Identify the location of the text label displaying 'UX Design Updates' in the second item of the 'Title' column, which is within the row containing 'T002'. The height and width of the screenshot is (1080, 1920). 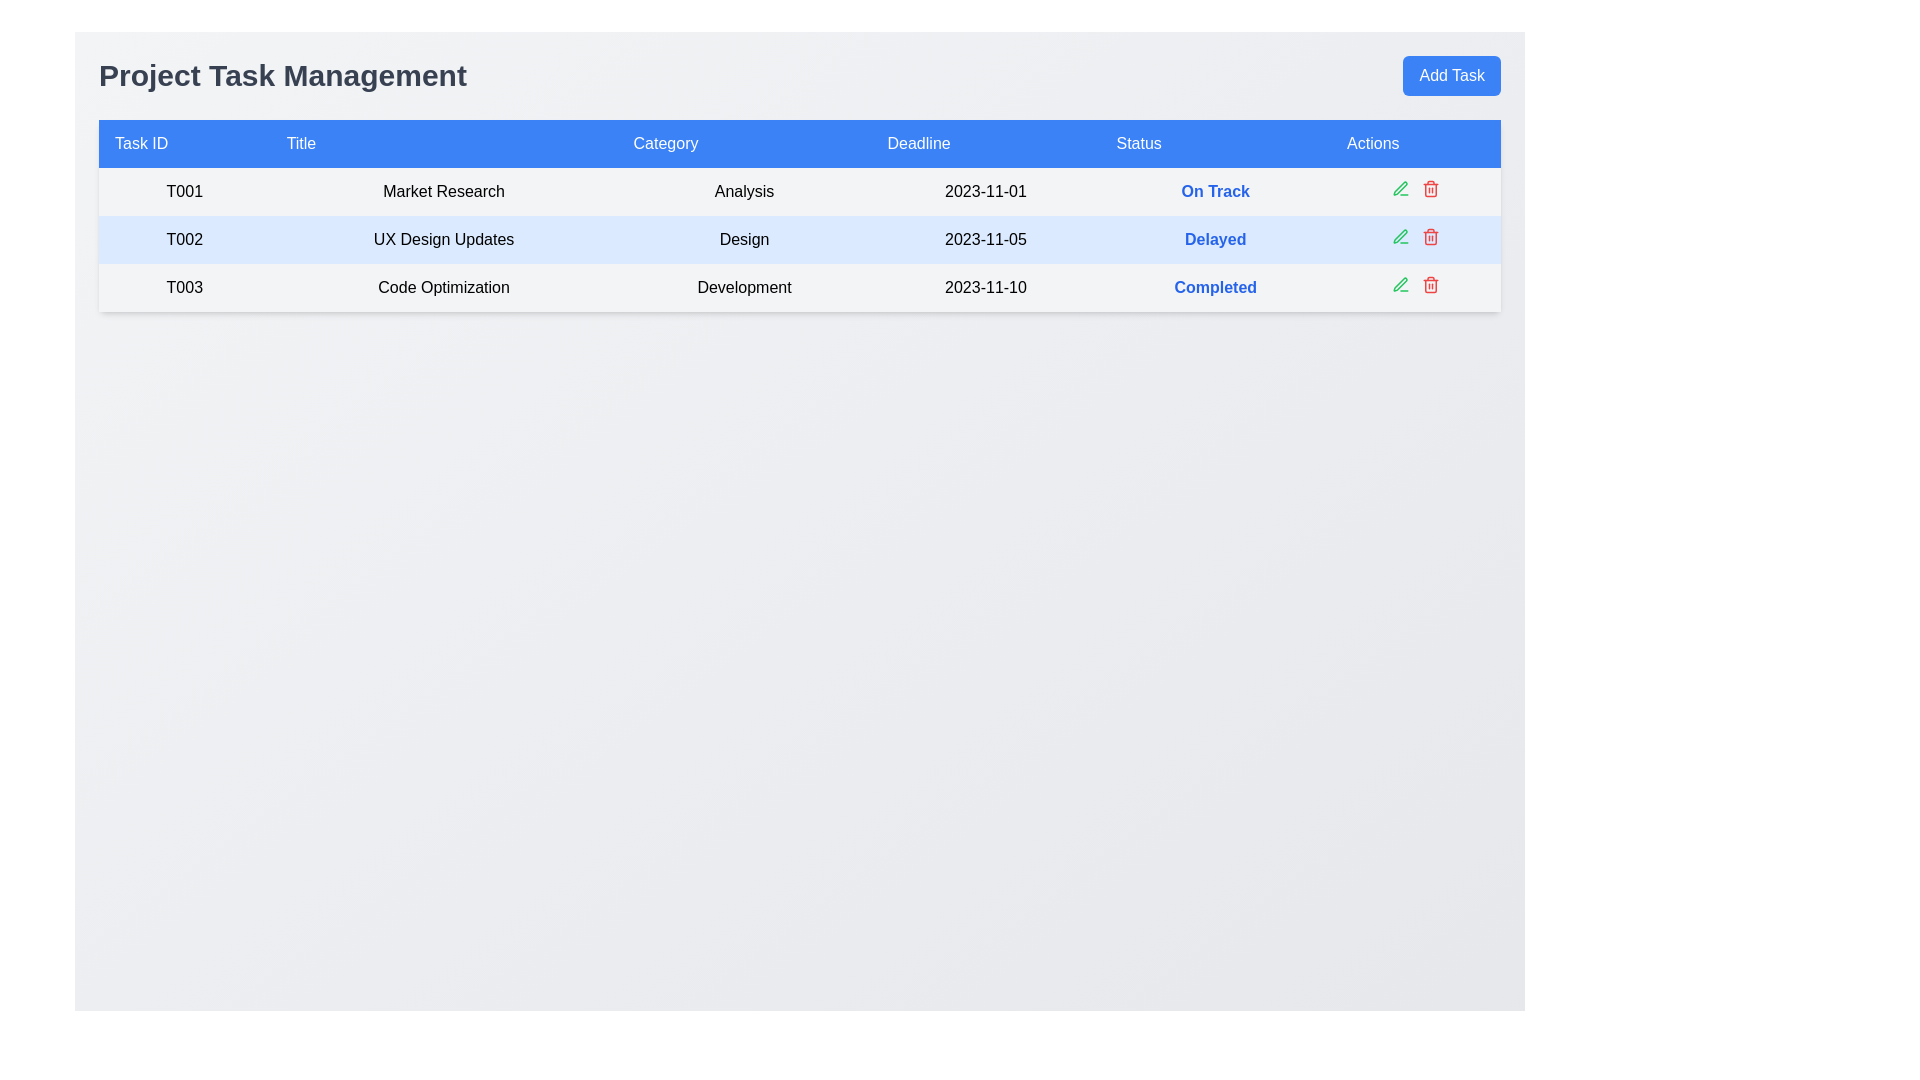
(443, 238).